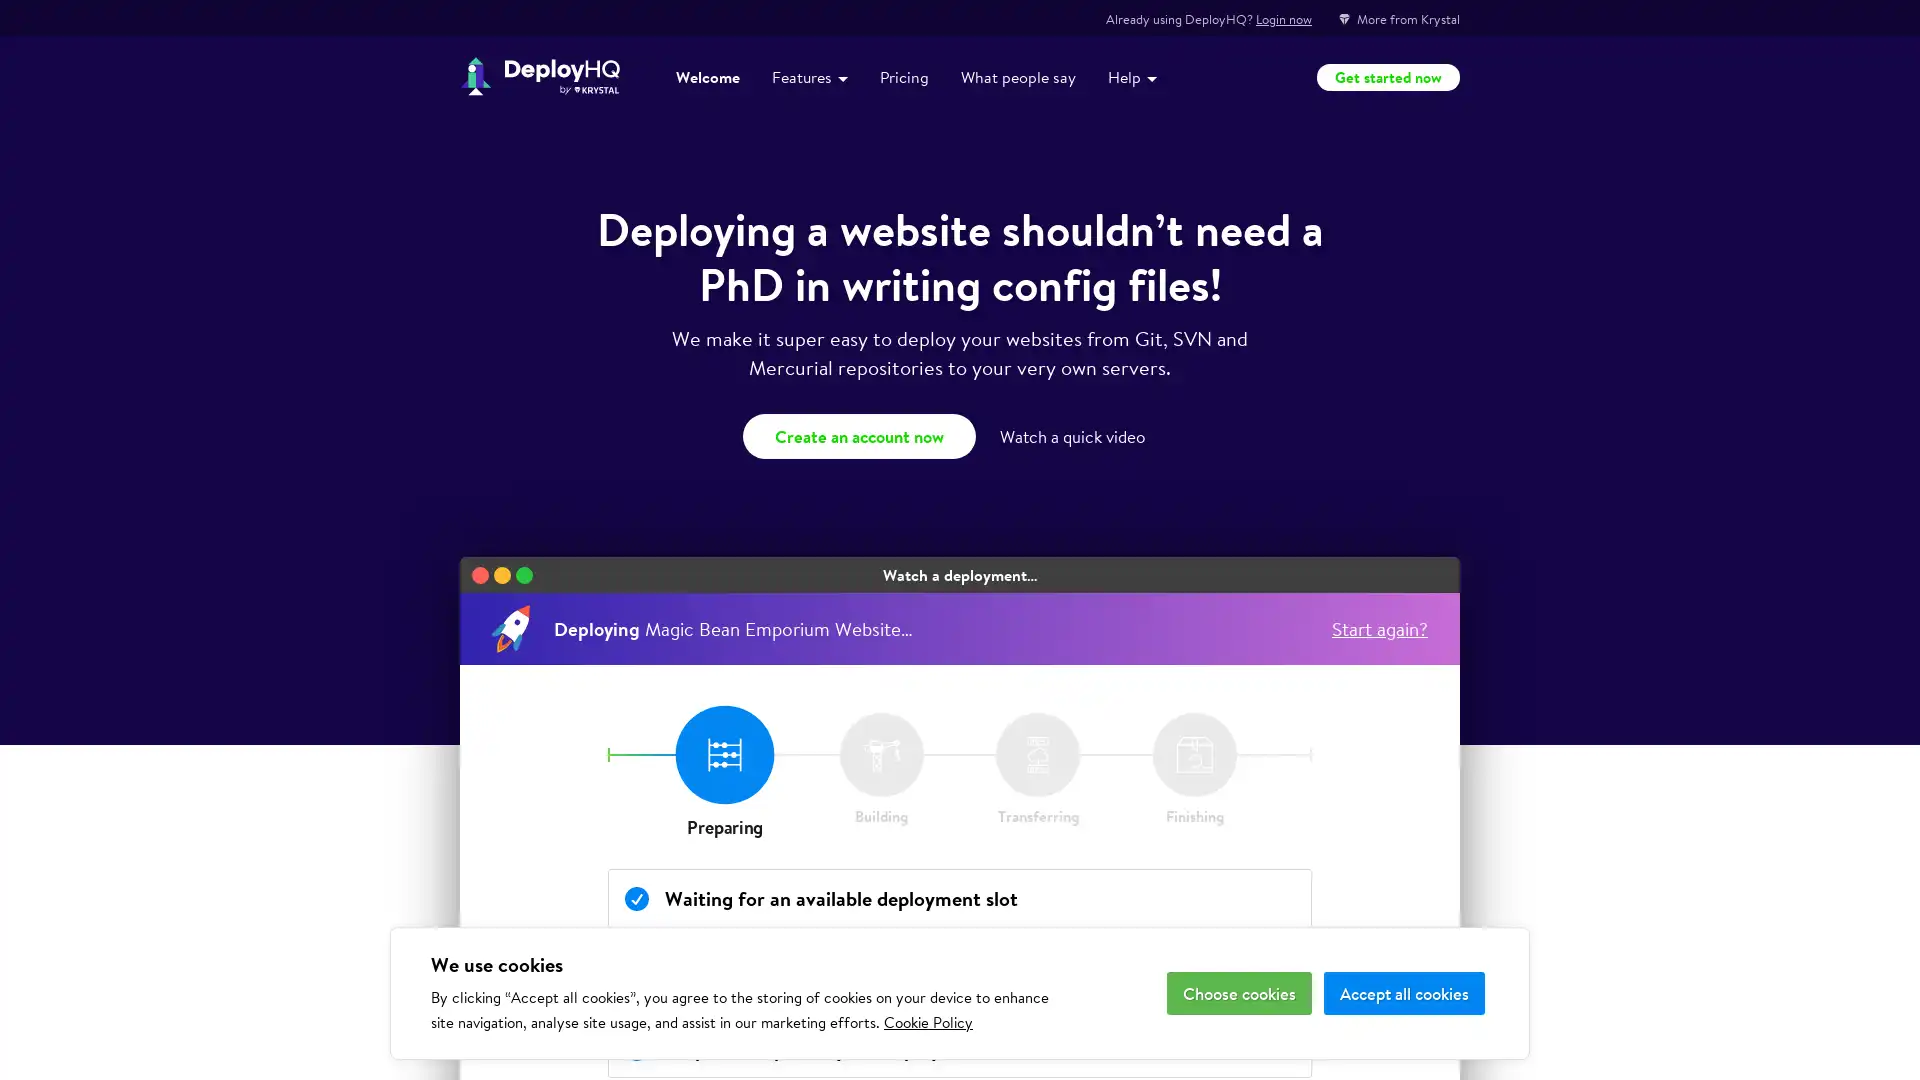 The height and width of the screenshot is (1080, 1920). Describe the element at coordinates (1403, 993) in the screenshot. I see `Accept all cookies` at that location.